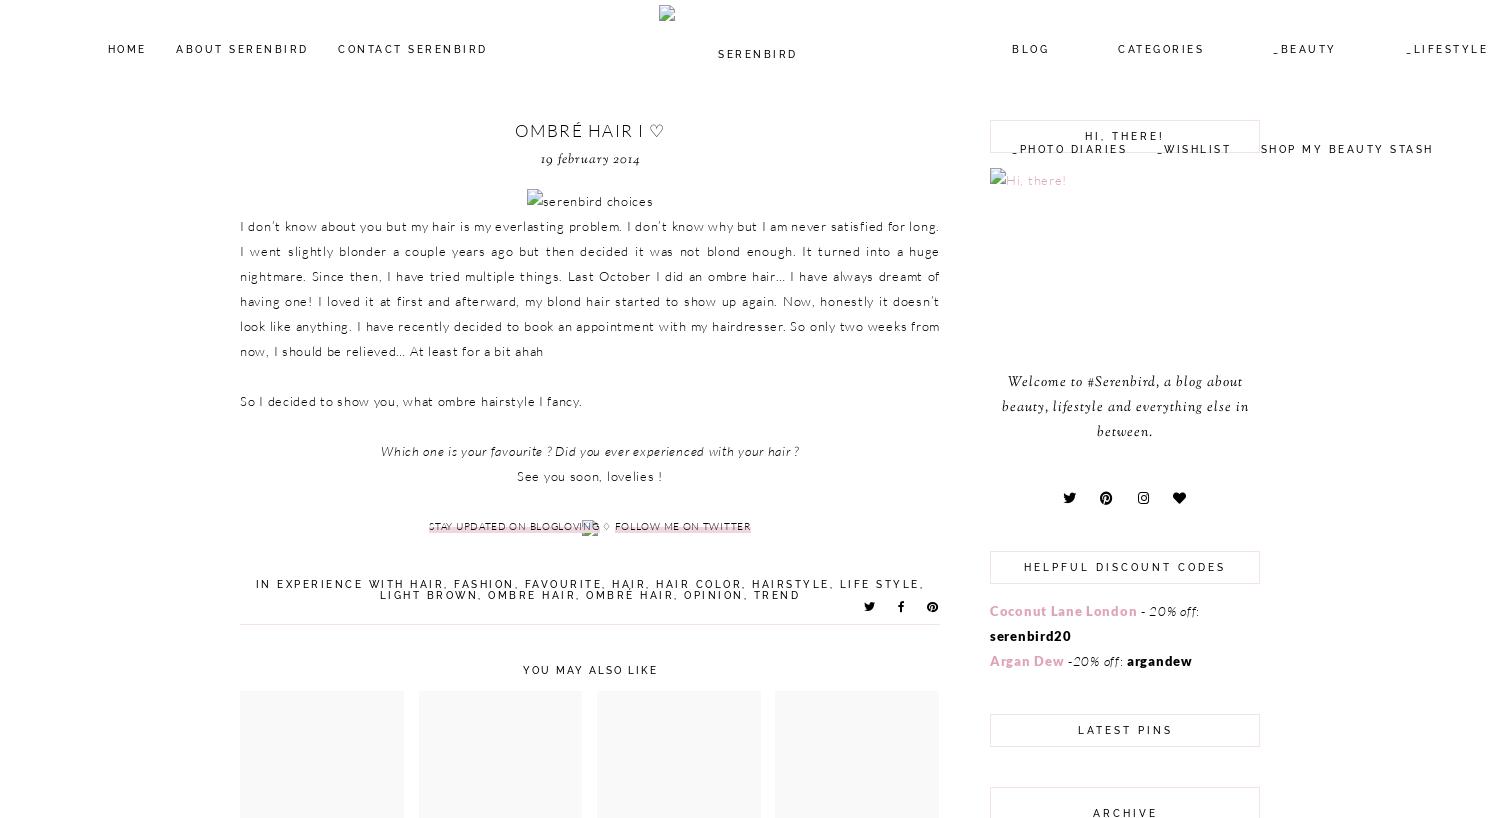 Image resolution: width=1500 pixels, height=818 pixels. What do you see at coordinates (588, 287) in the screenshot?
I see `'I don’t know about you but my hair is my everlasting problem. I don’t know why but I am never satisfied for long. I went slightly blonder a couple years ago but then decided it was not blond enough. It turned into a huge nightmare. Since then, I have tried multiple things. Last October I did an ombre hair… I have always dreamt of having one! I loved it at first and afterward, my blond hair started to show up again. Now, honestly it doesn’t look like anything.  I have recently decided to book an appointment with my hairdresser. So only two weeks from now, I should be relieved… At least for a bit ahah'` at bounding box center [588, 287].